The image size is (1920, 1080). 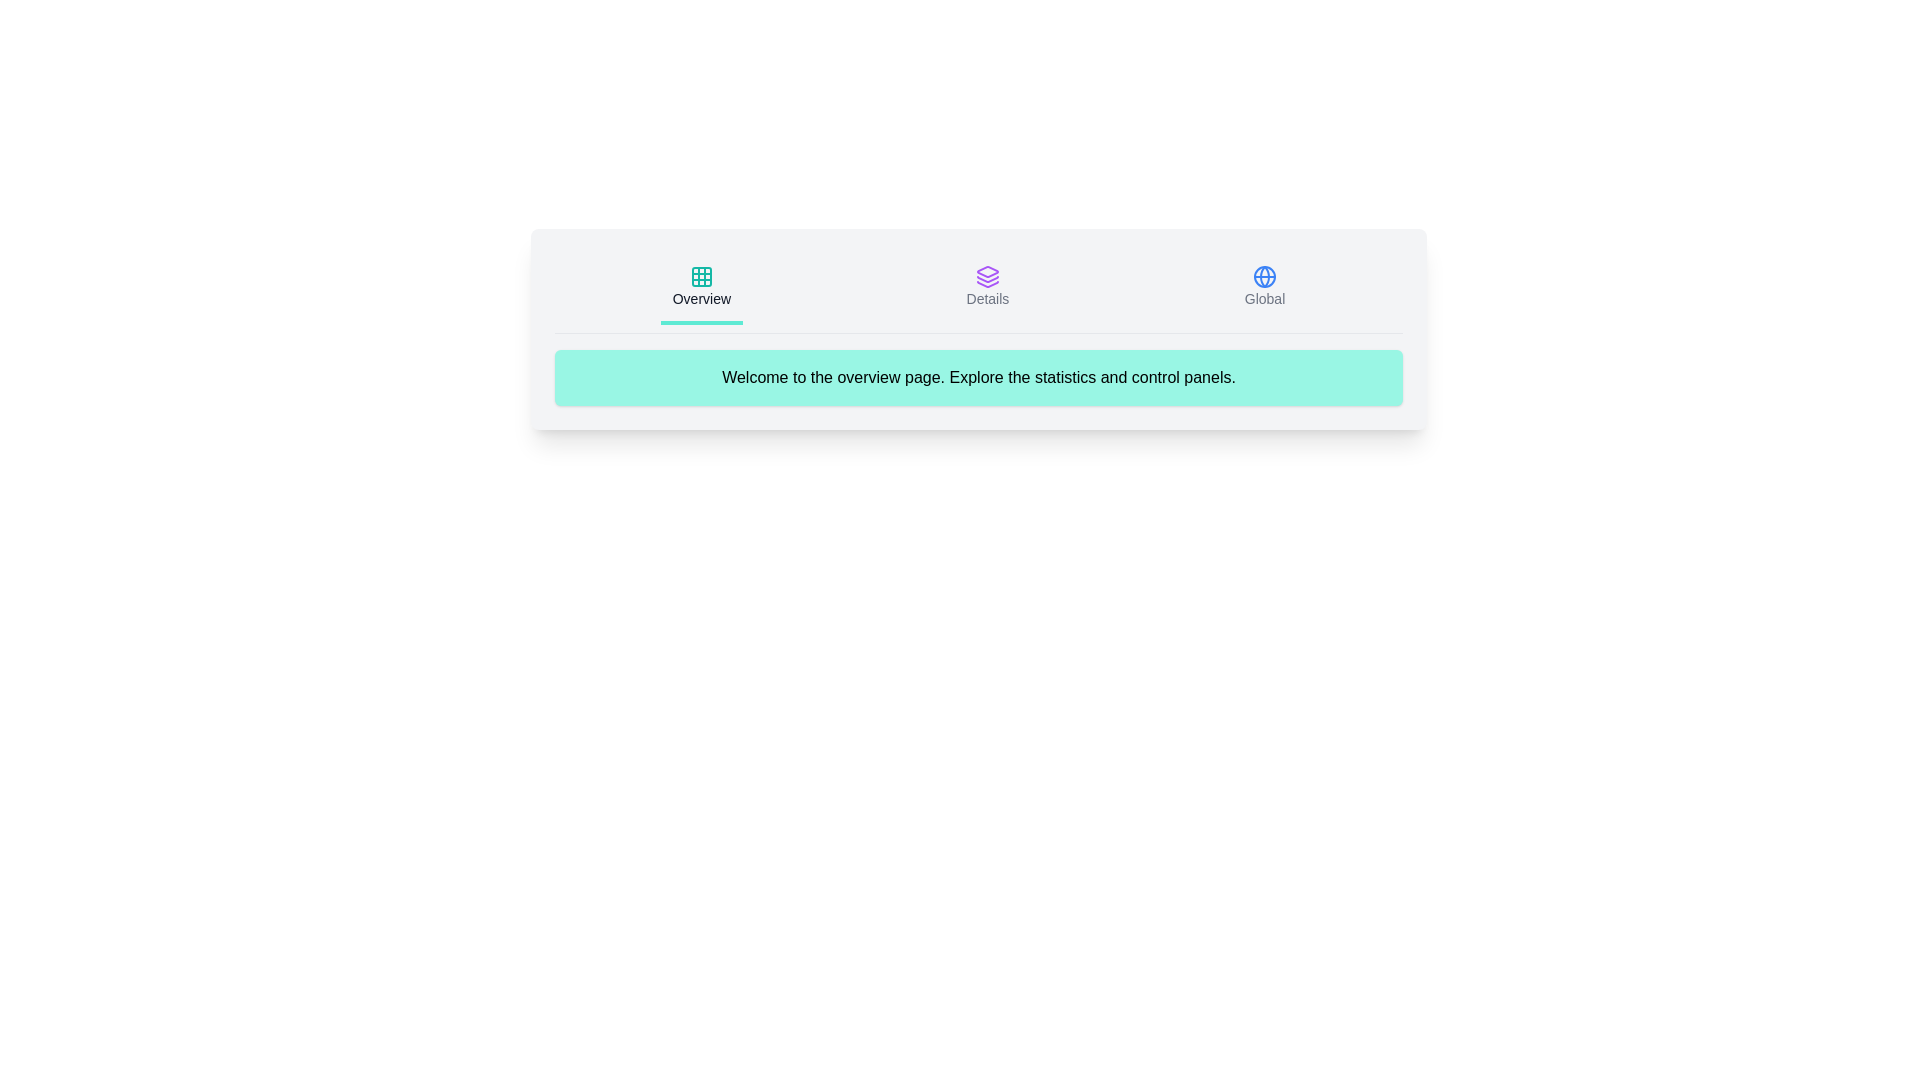 What do you see at coordinates (1264, 289) in the screenshot?
I see `the tab labeled Global to switch to the corresponding tab` at bounding box center [1264, 289].